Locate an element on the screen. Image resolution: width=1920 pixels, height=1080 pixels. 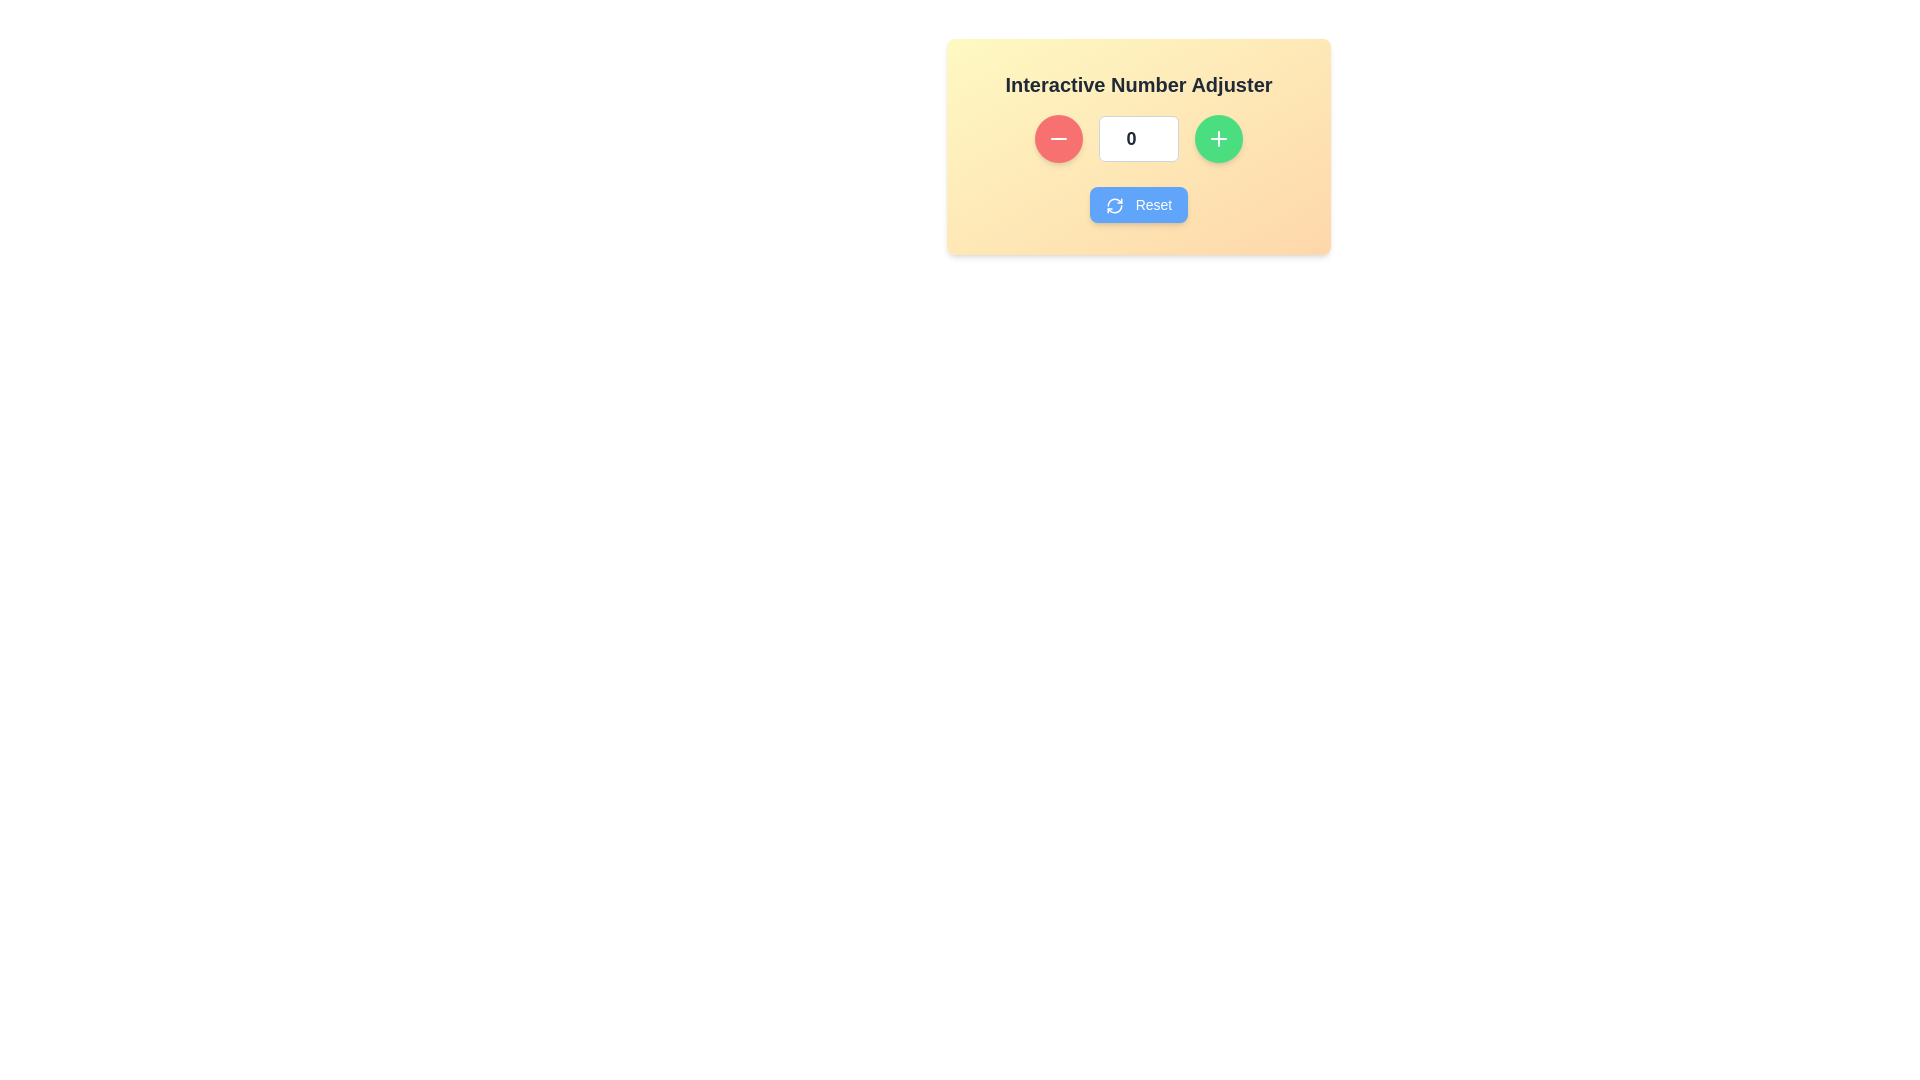
the decrement button located on the left side of the numeric input group is located at coordinates (1058, 137).